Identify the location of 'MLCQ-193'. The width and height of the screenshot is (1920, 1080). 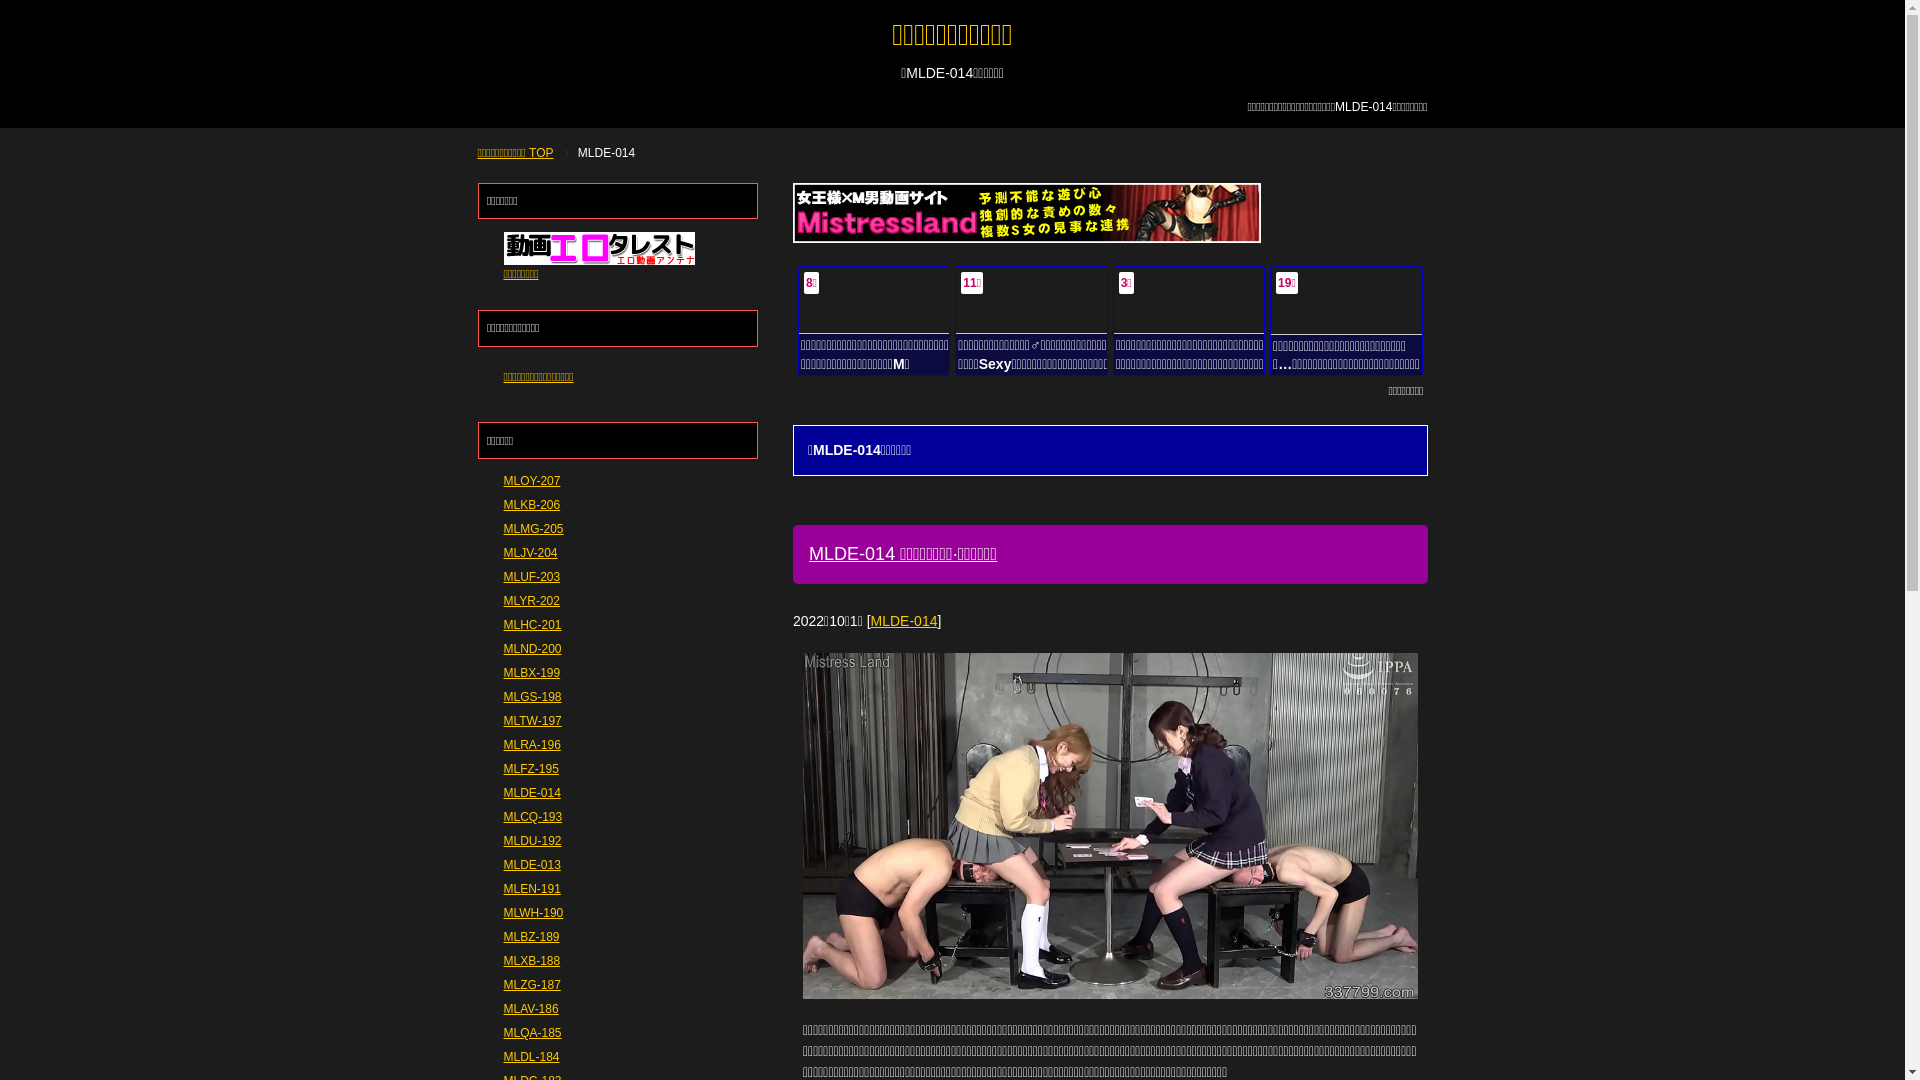
(504, 817).